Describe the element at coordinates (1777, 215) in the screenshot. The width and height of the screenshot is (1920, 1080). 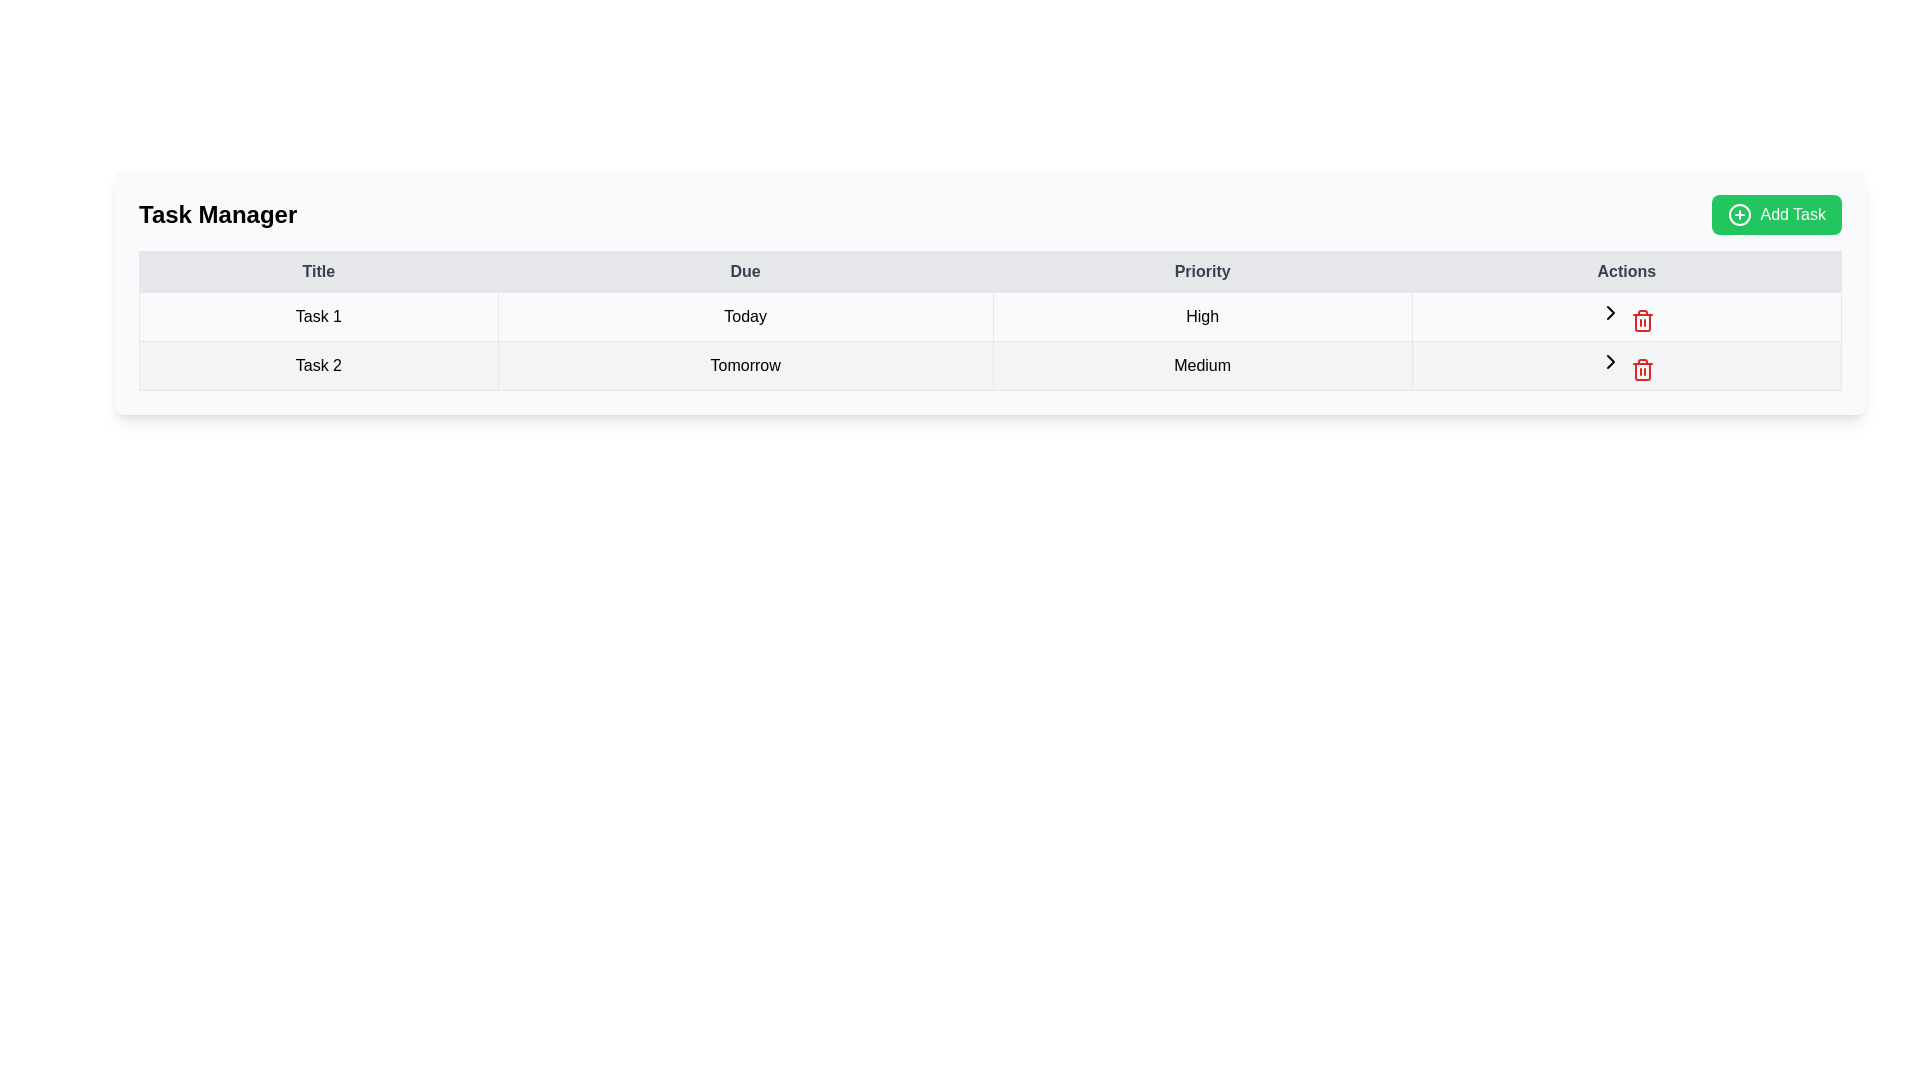
I see `the button located to the right of the 'Task Manager' text to initiate the task addition process` at that location.